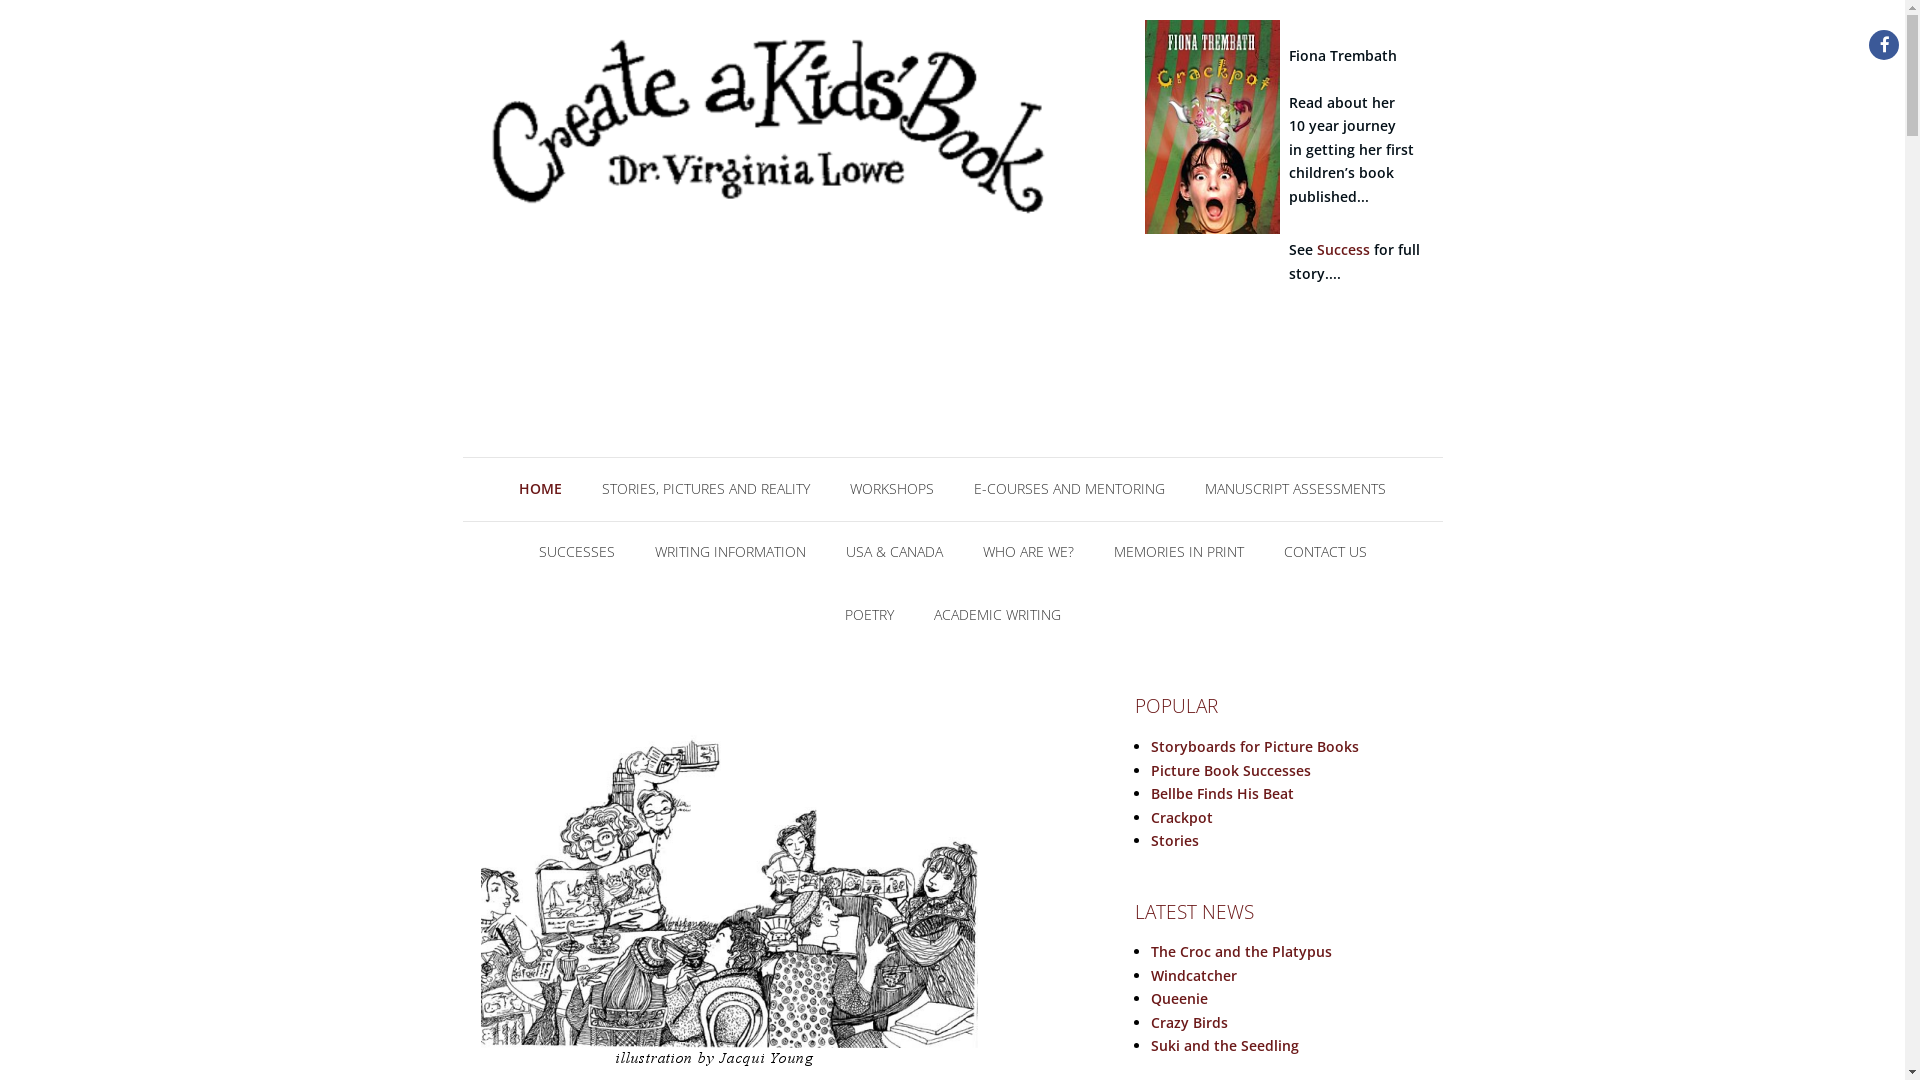 The width and height of the screenshot is (1920, 1080). I want to click on 'Suki and the Seedling', so click(1223, 1044).